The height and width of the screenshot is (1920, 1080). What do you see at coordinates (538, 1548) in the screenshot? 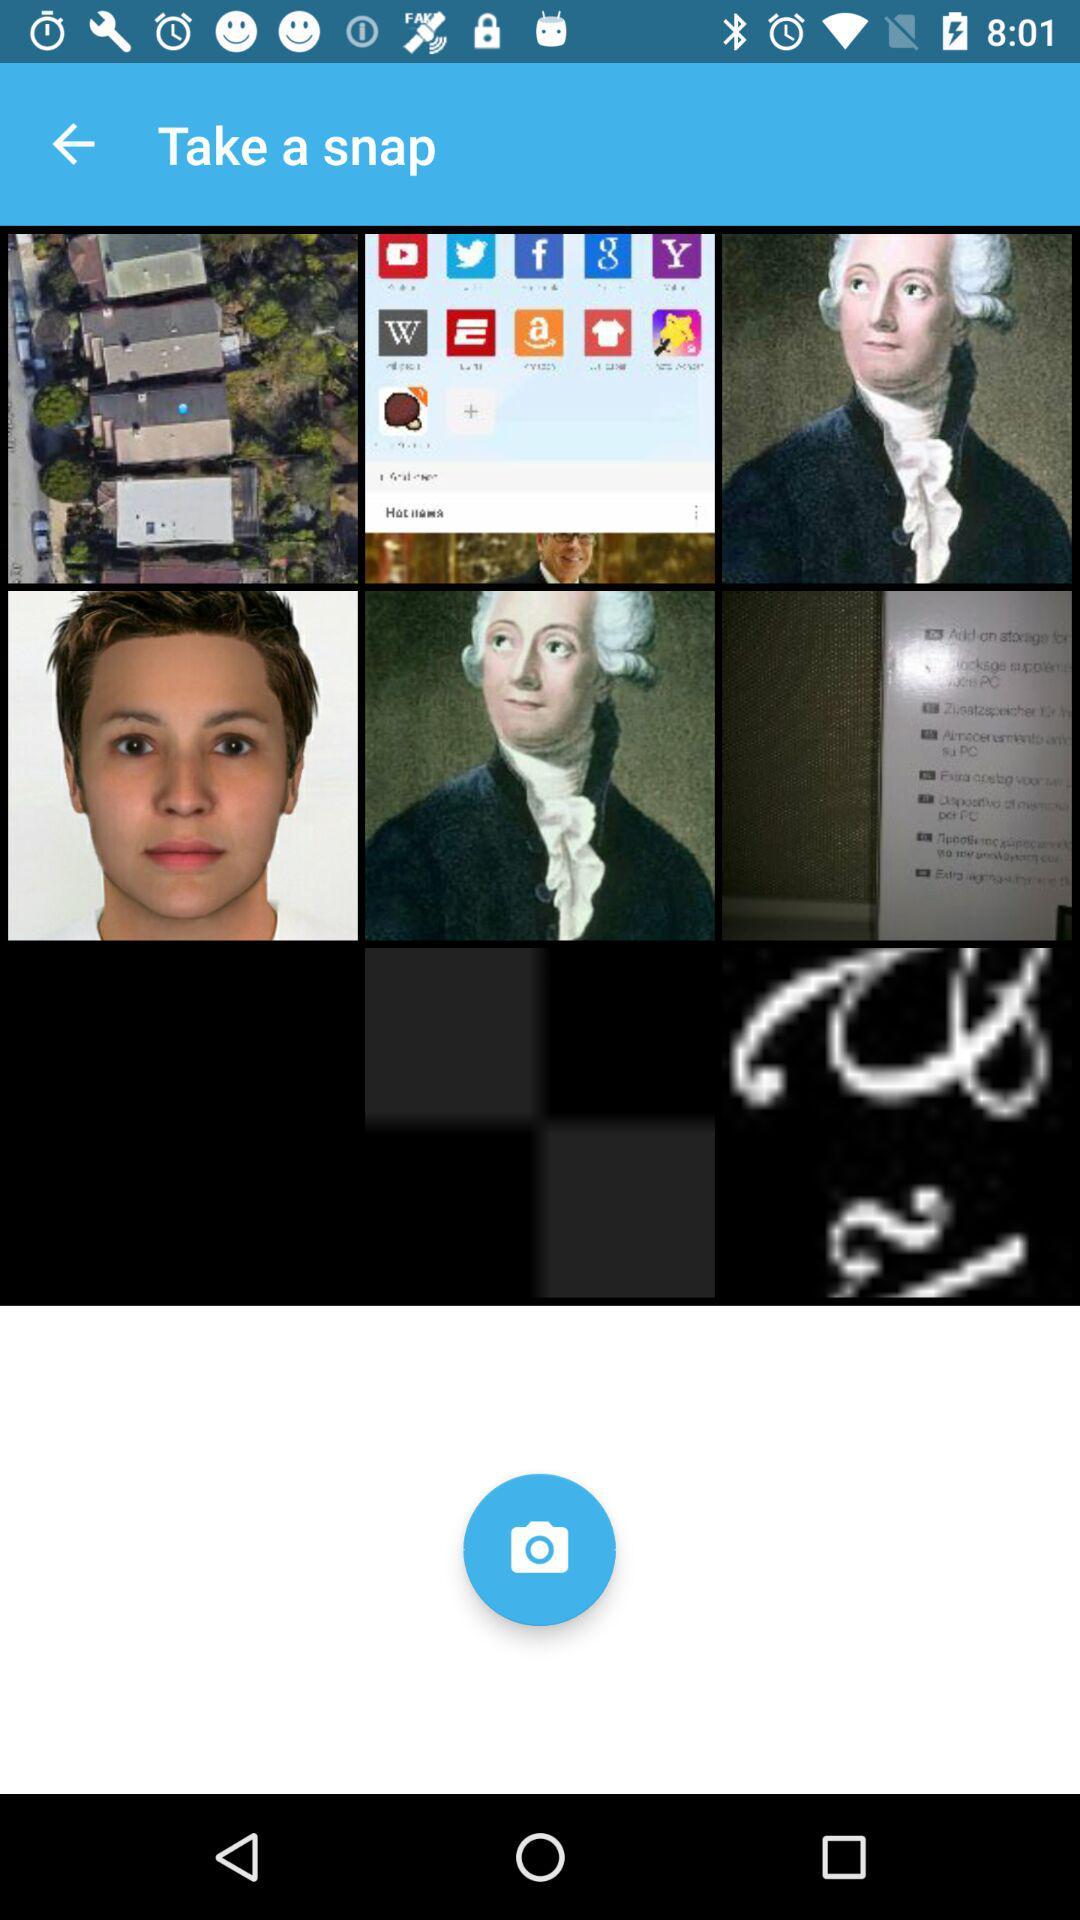
I see `take a picture` at bounding box center [538, 1548].